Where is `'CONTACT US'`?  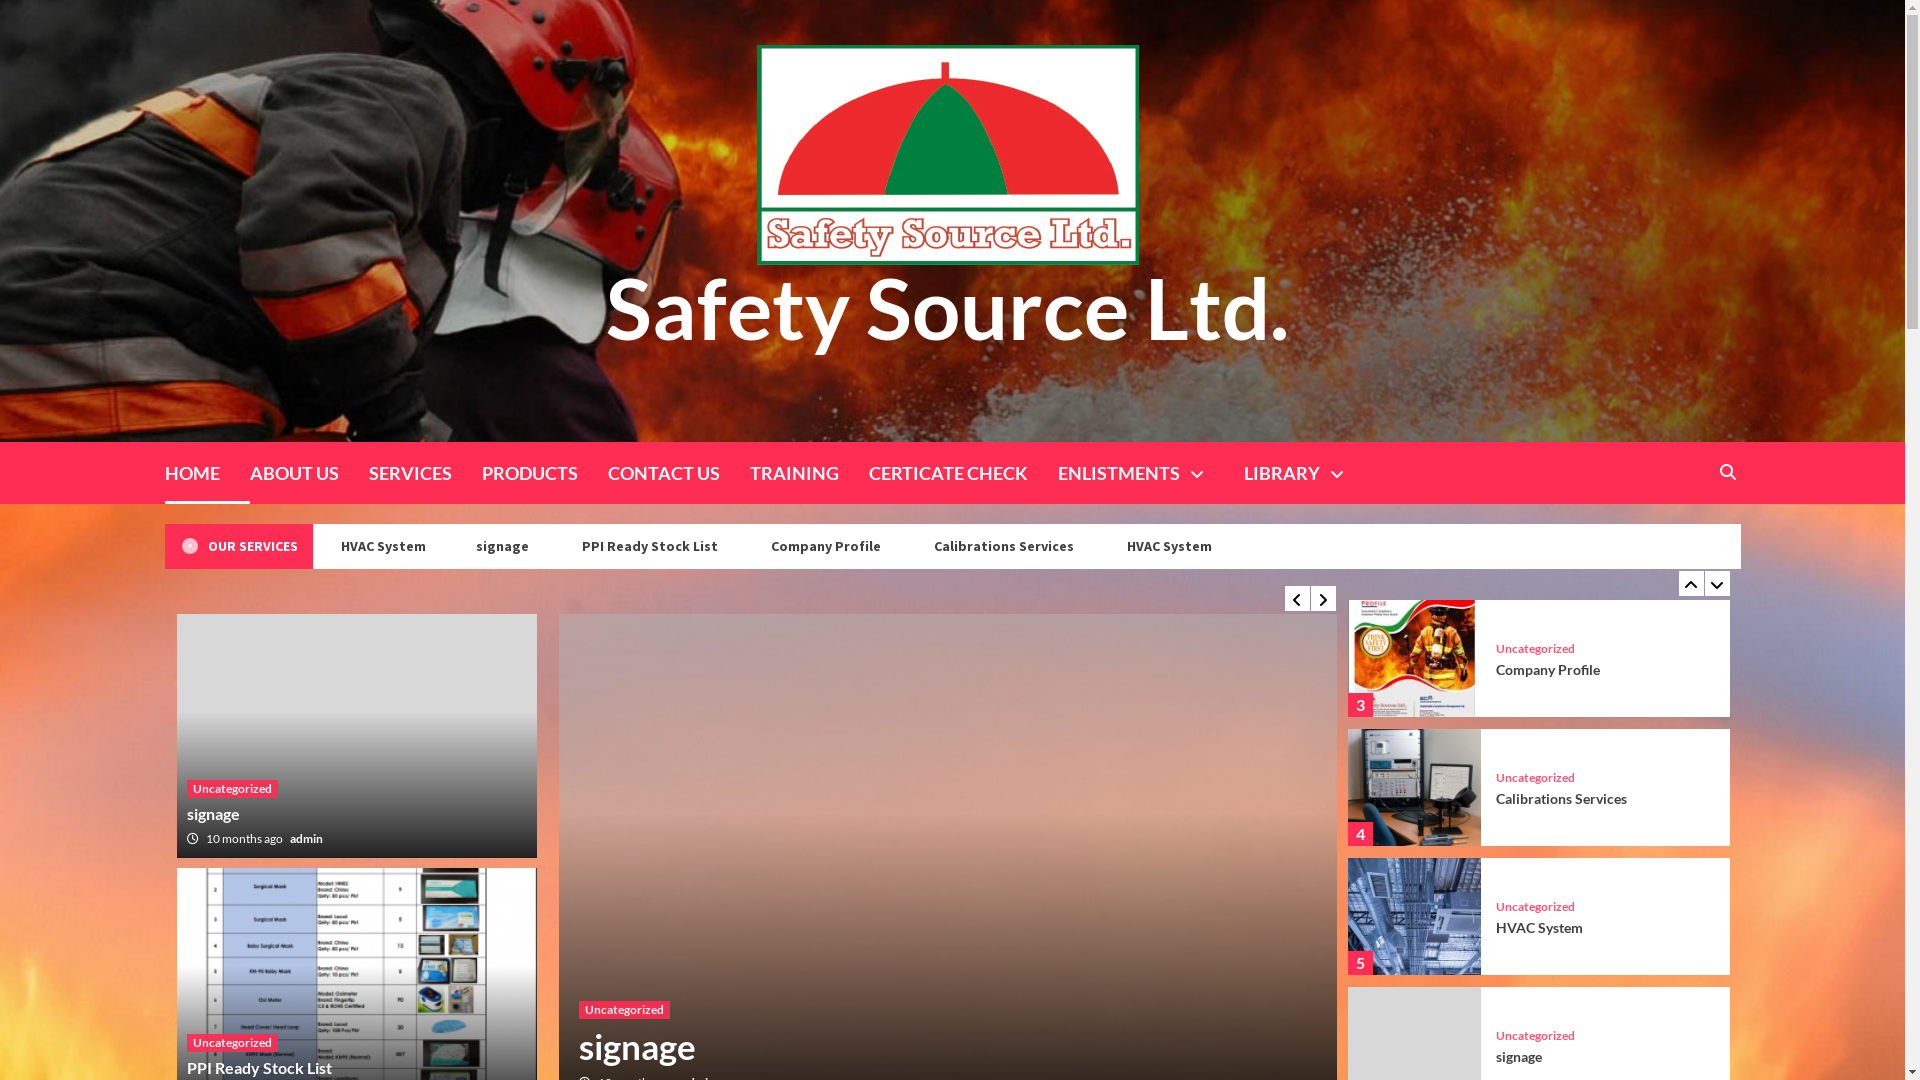 'CONTACT US' is located at coordinates (678, 473).